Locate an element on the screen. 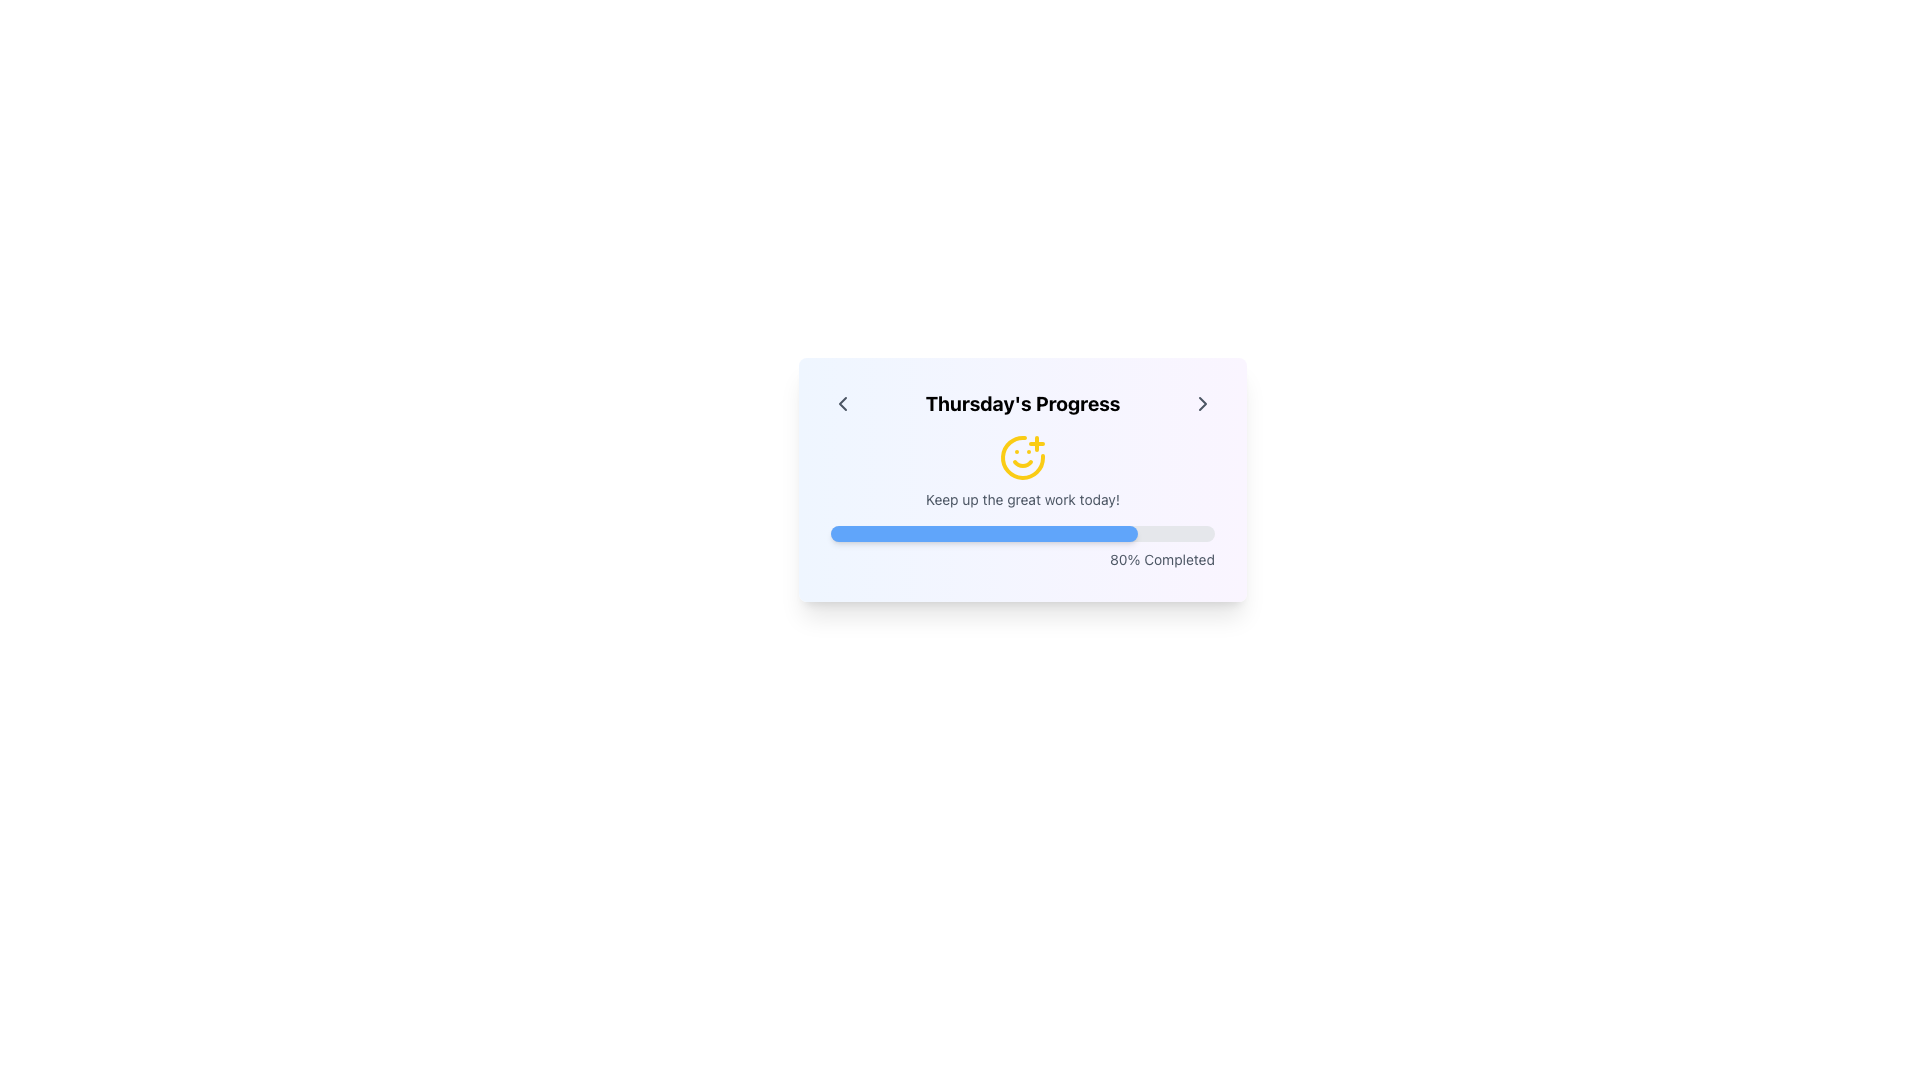 Image resolution: width=1920 pixels, height=1080 pixels. the progress bar located below the text 'Keep up the great work today!' and above '80% Completed', which is visually represented by a rounded rectangular frame with a light gray background and a blue filling is located at coordinates (1022, 532).